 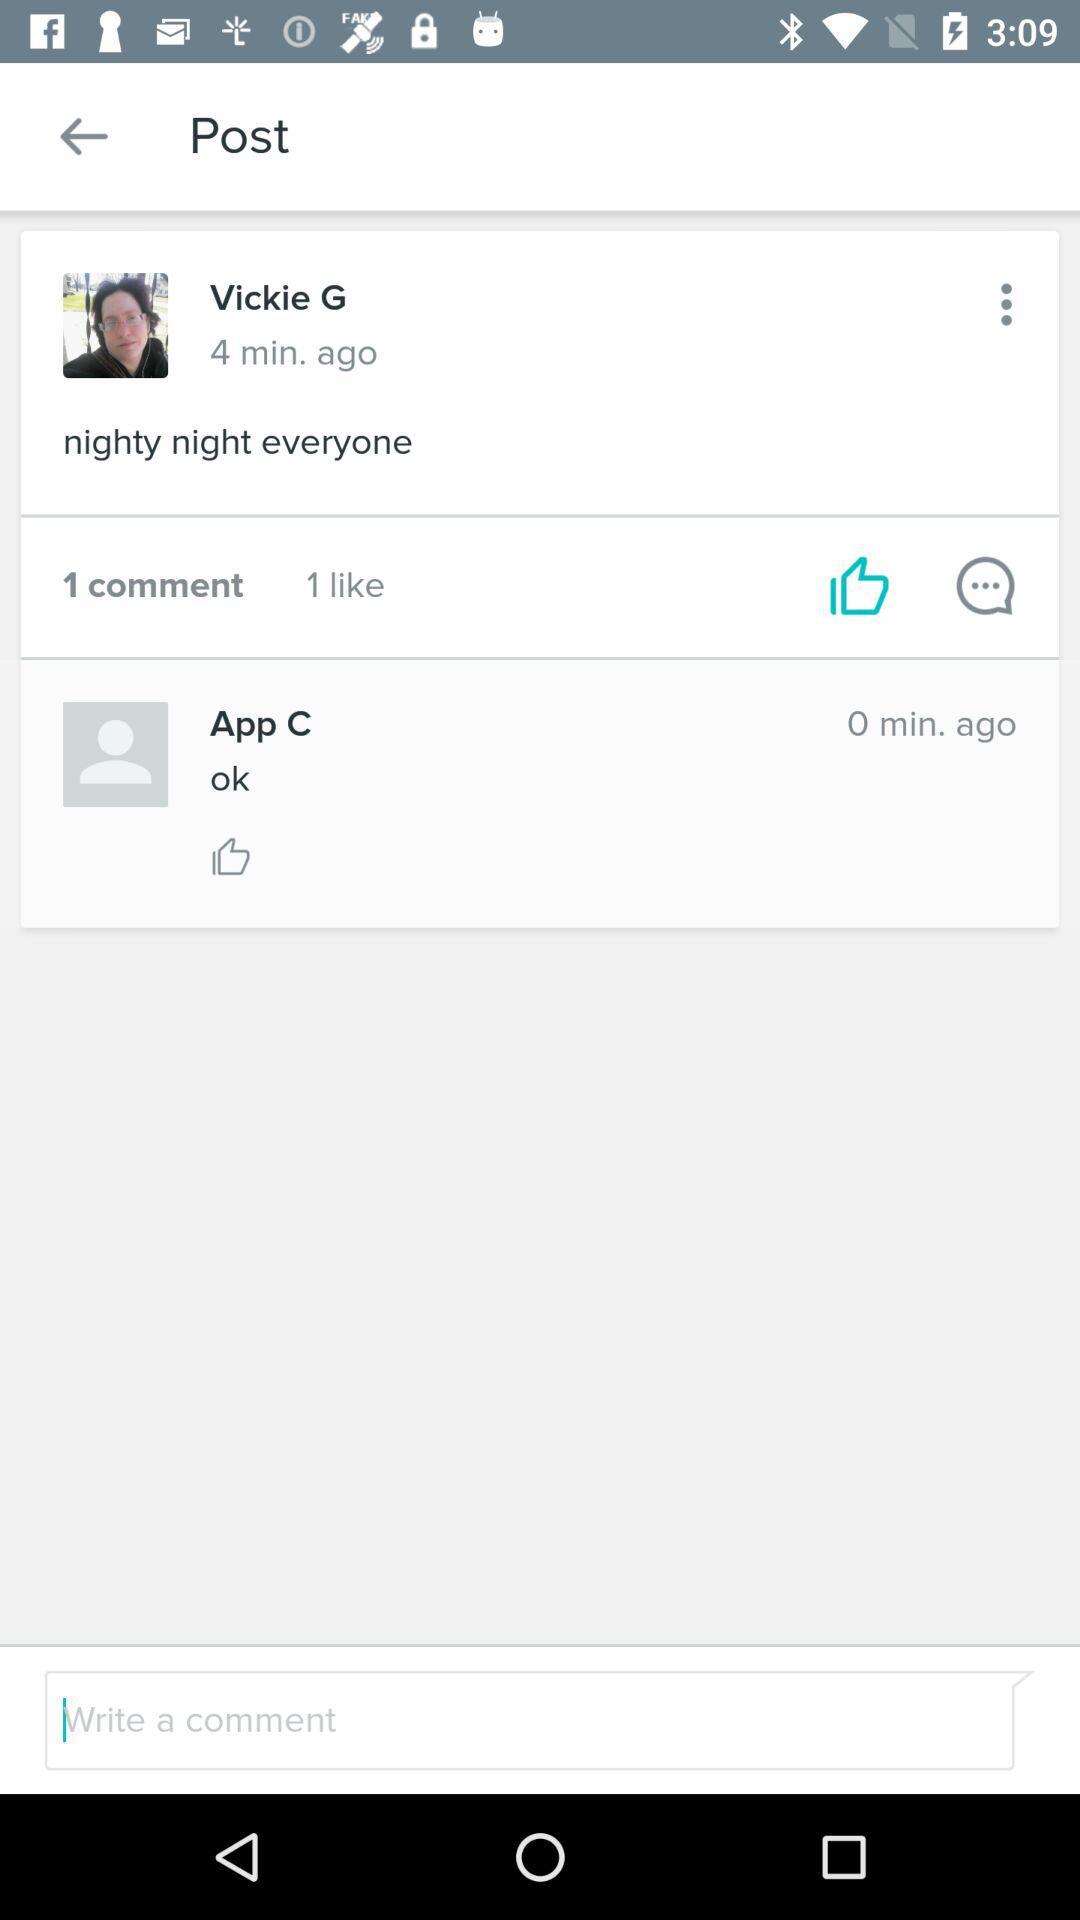 I want to click on show user profile, so click(x=115, y=753).